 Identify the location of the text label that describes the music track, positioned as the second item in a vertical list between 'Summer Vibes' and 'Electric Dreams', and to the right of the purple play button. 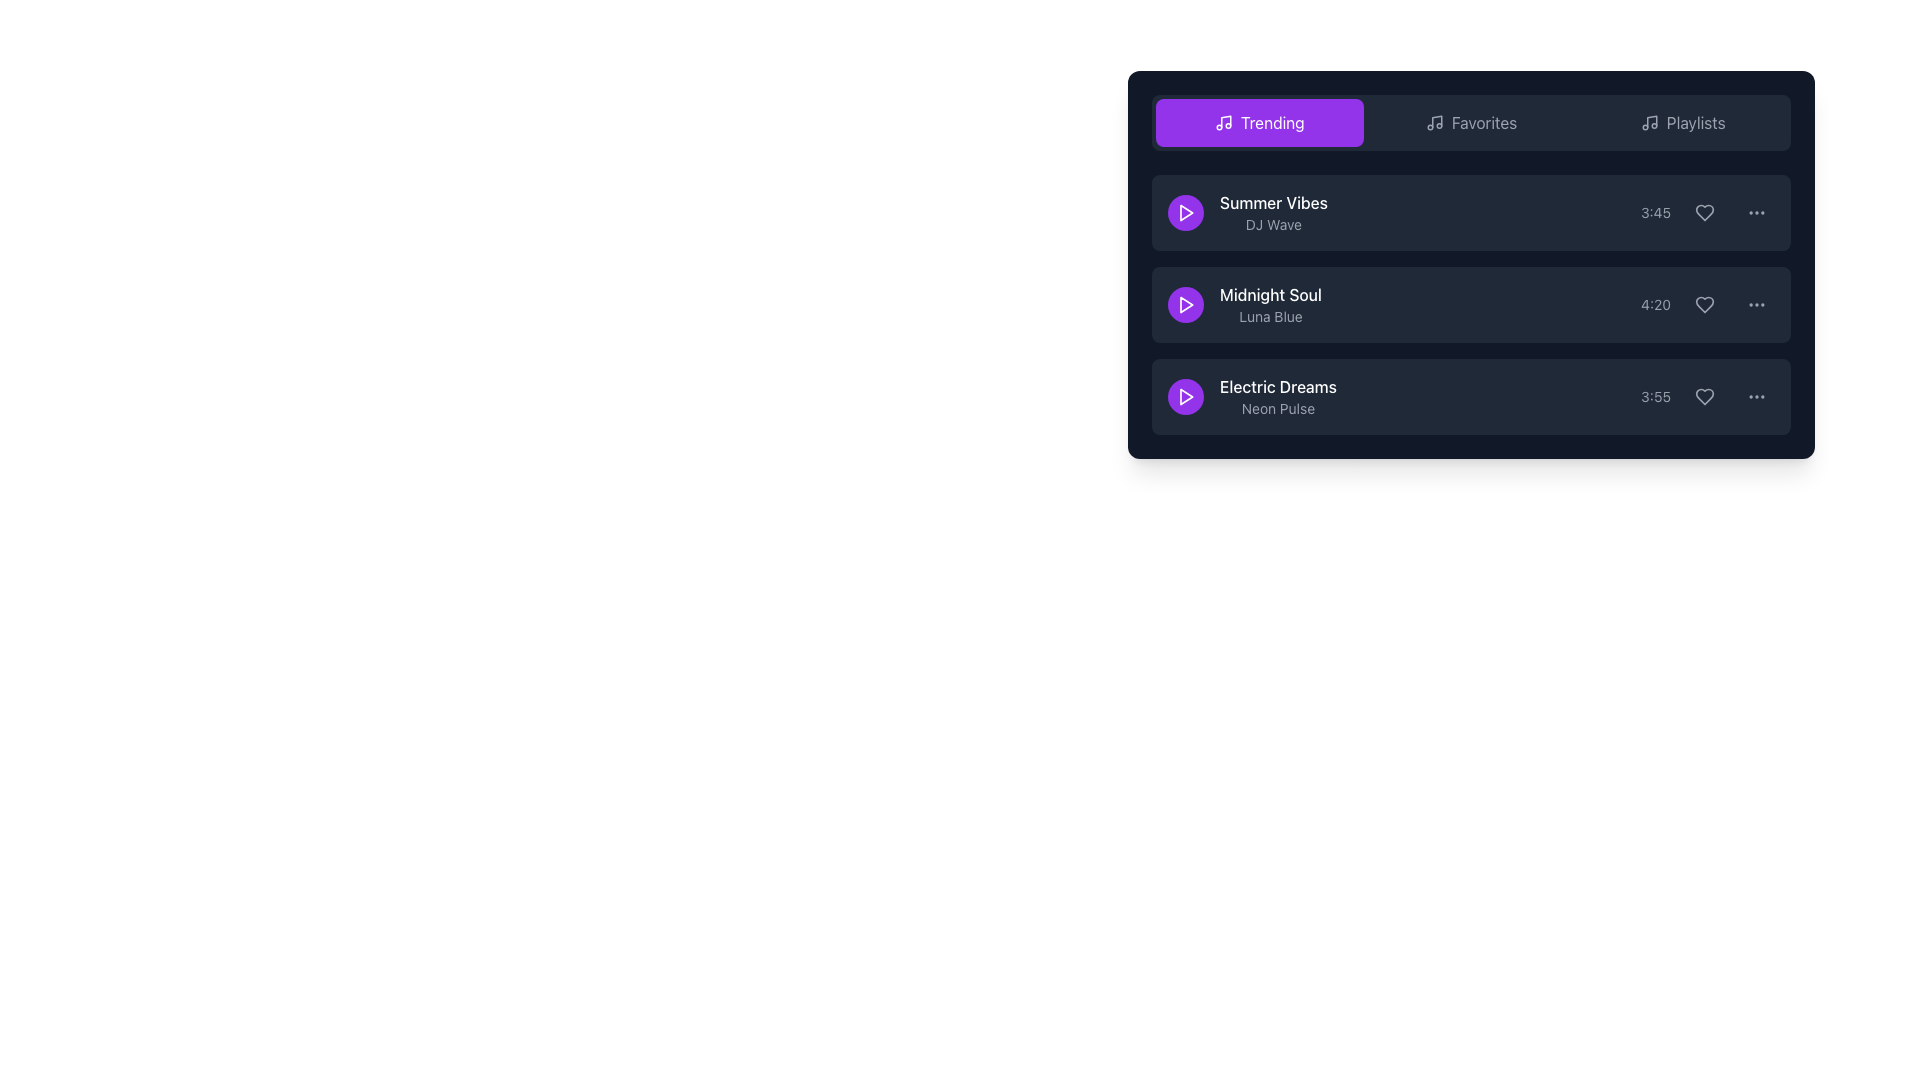
(1243, 304).